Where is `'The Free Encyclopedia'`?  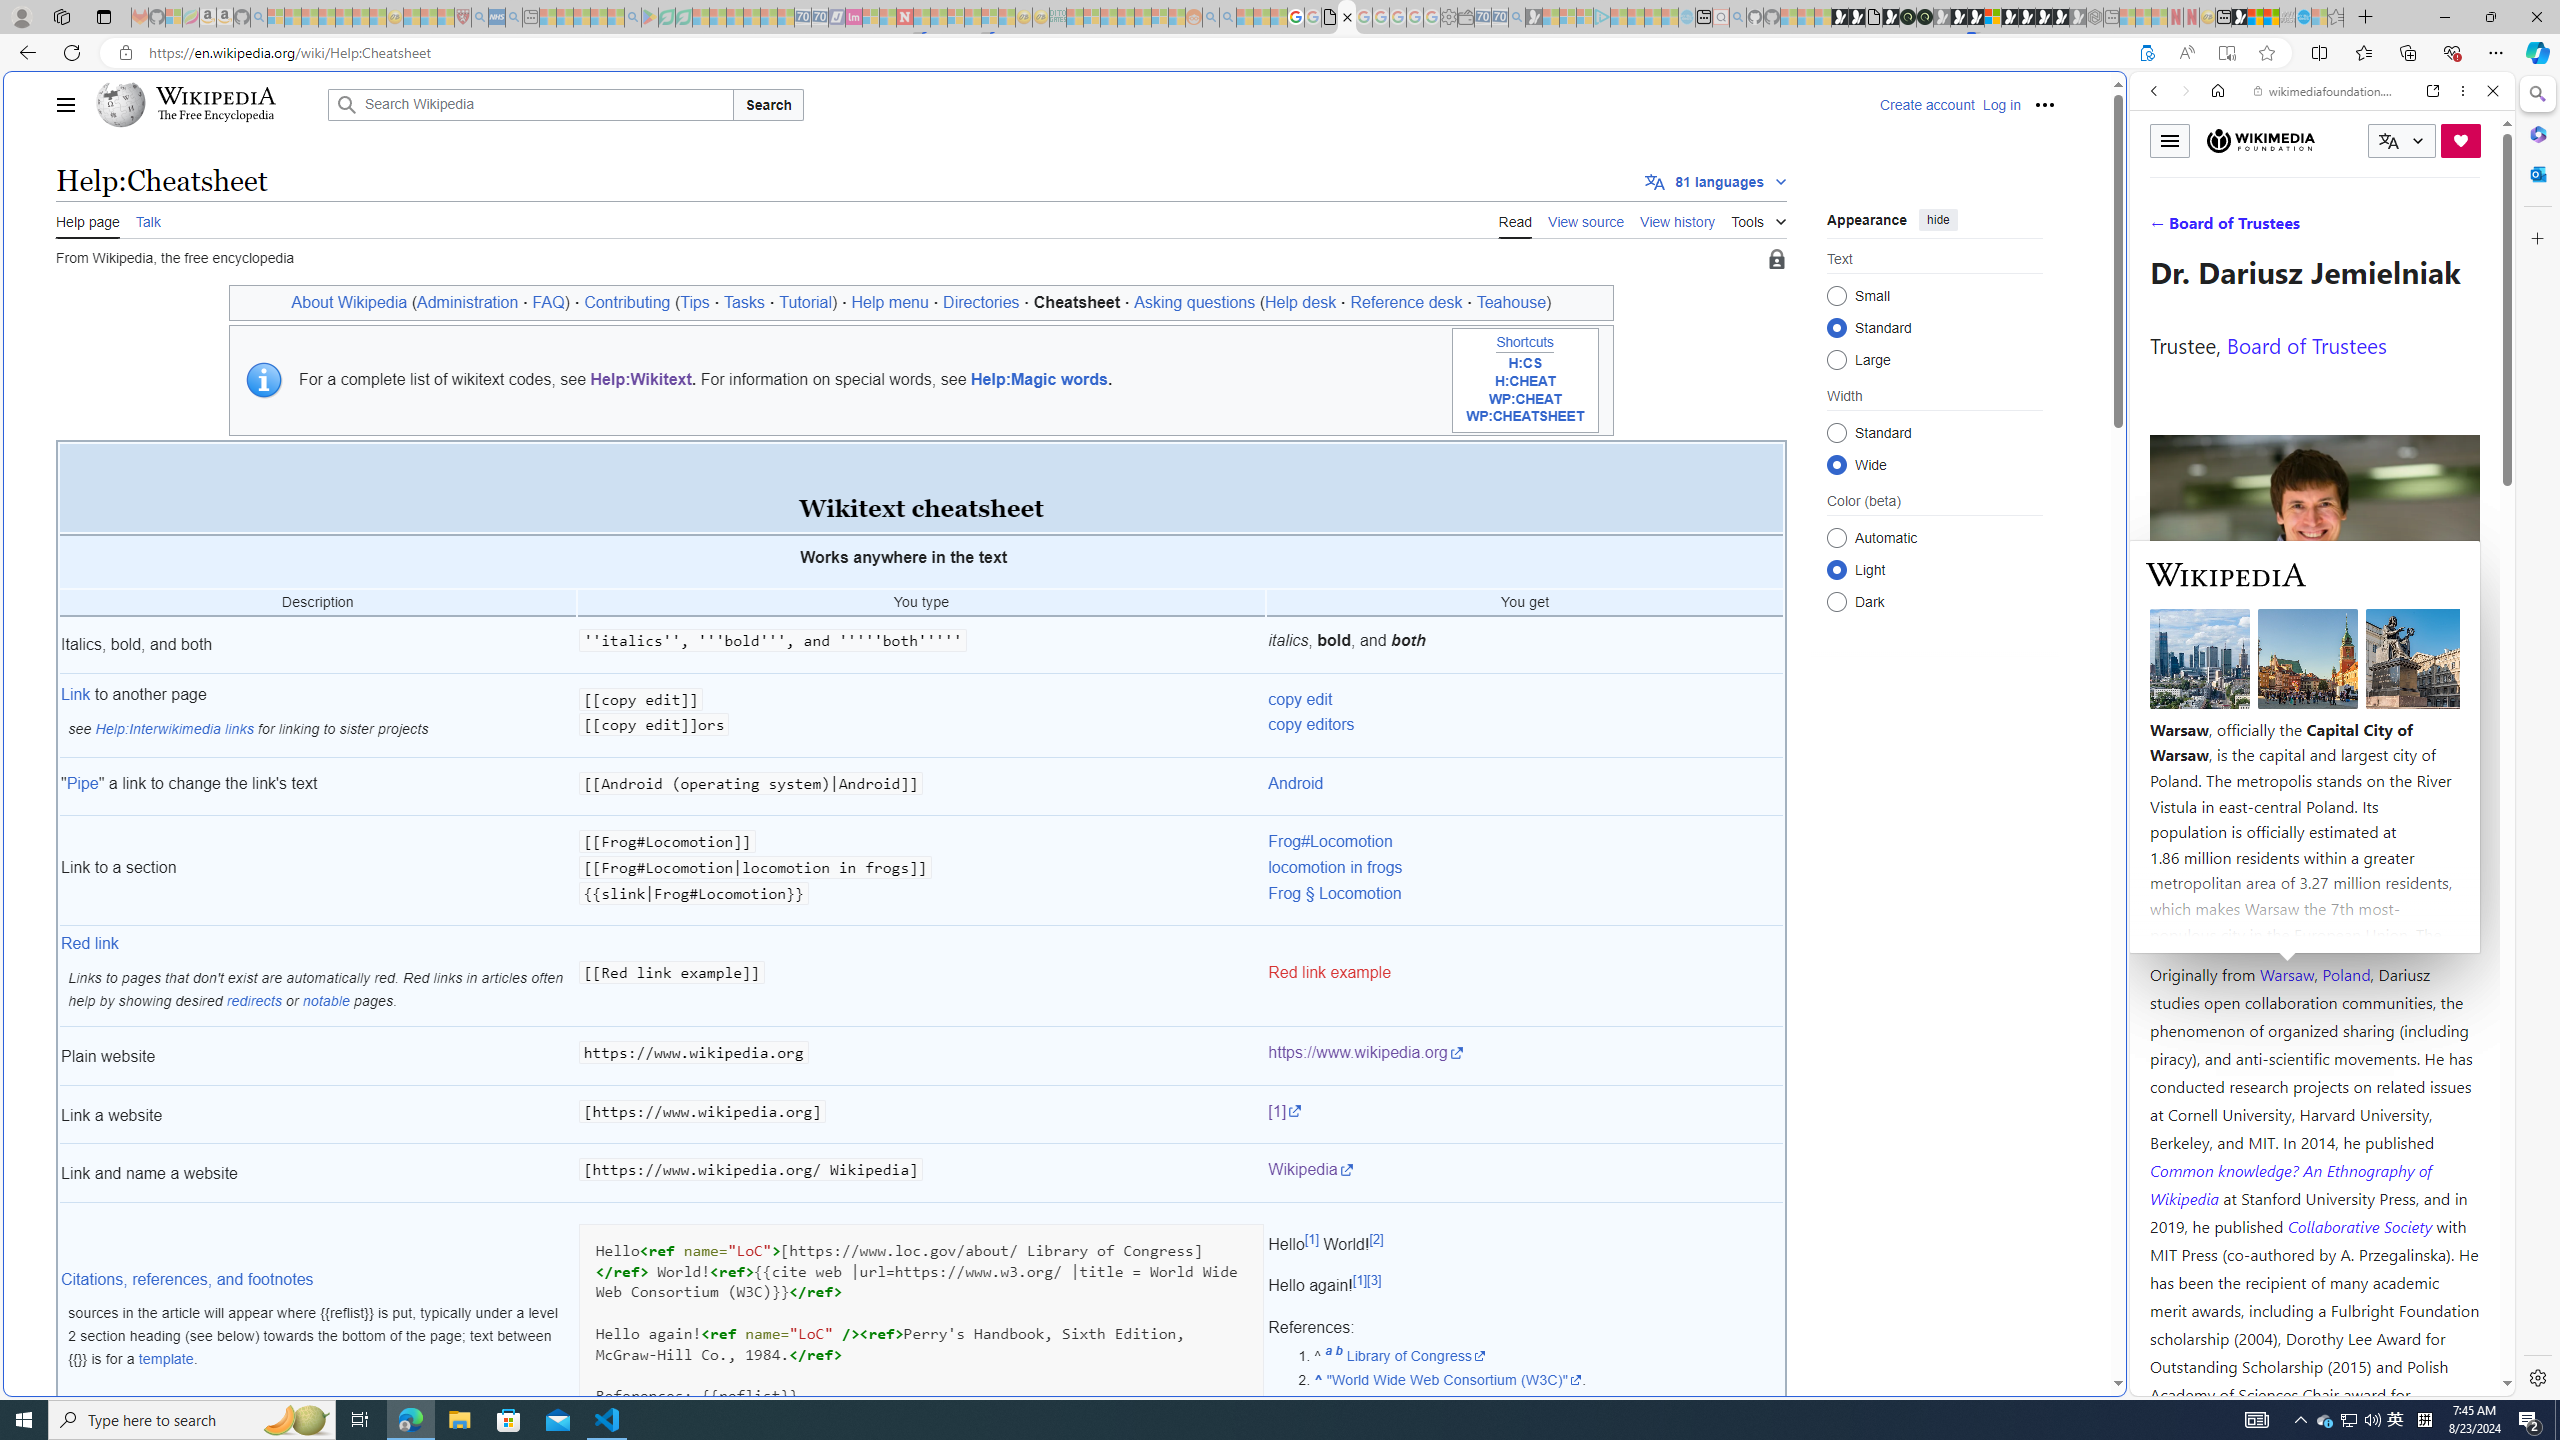
'The Free Encyclopedia' is located at coordinates (215, 114).